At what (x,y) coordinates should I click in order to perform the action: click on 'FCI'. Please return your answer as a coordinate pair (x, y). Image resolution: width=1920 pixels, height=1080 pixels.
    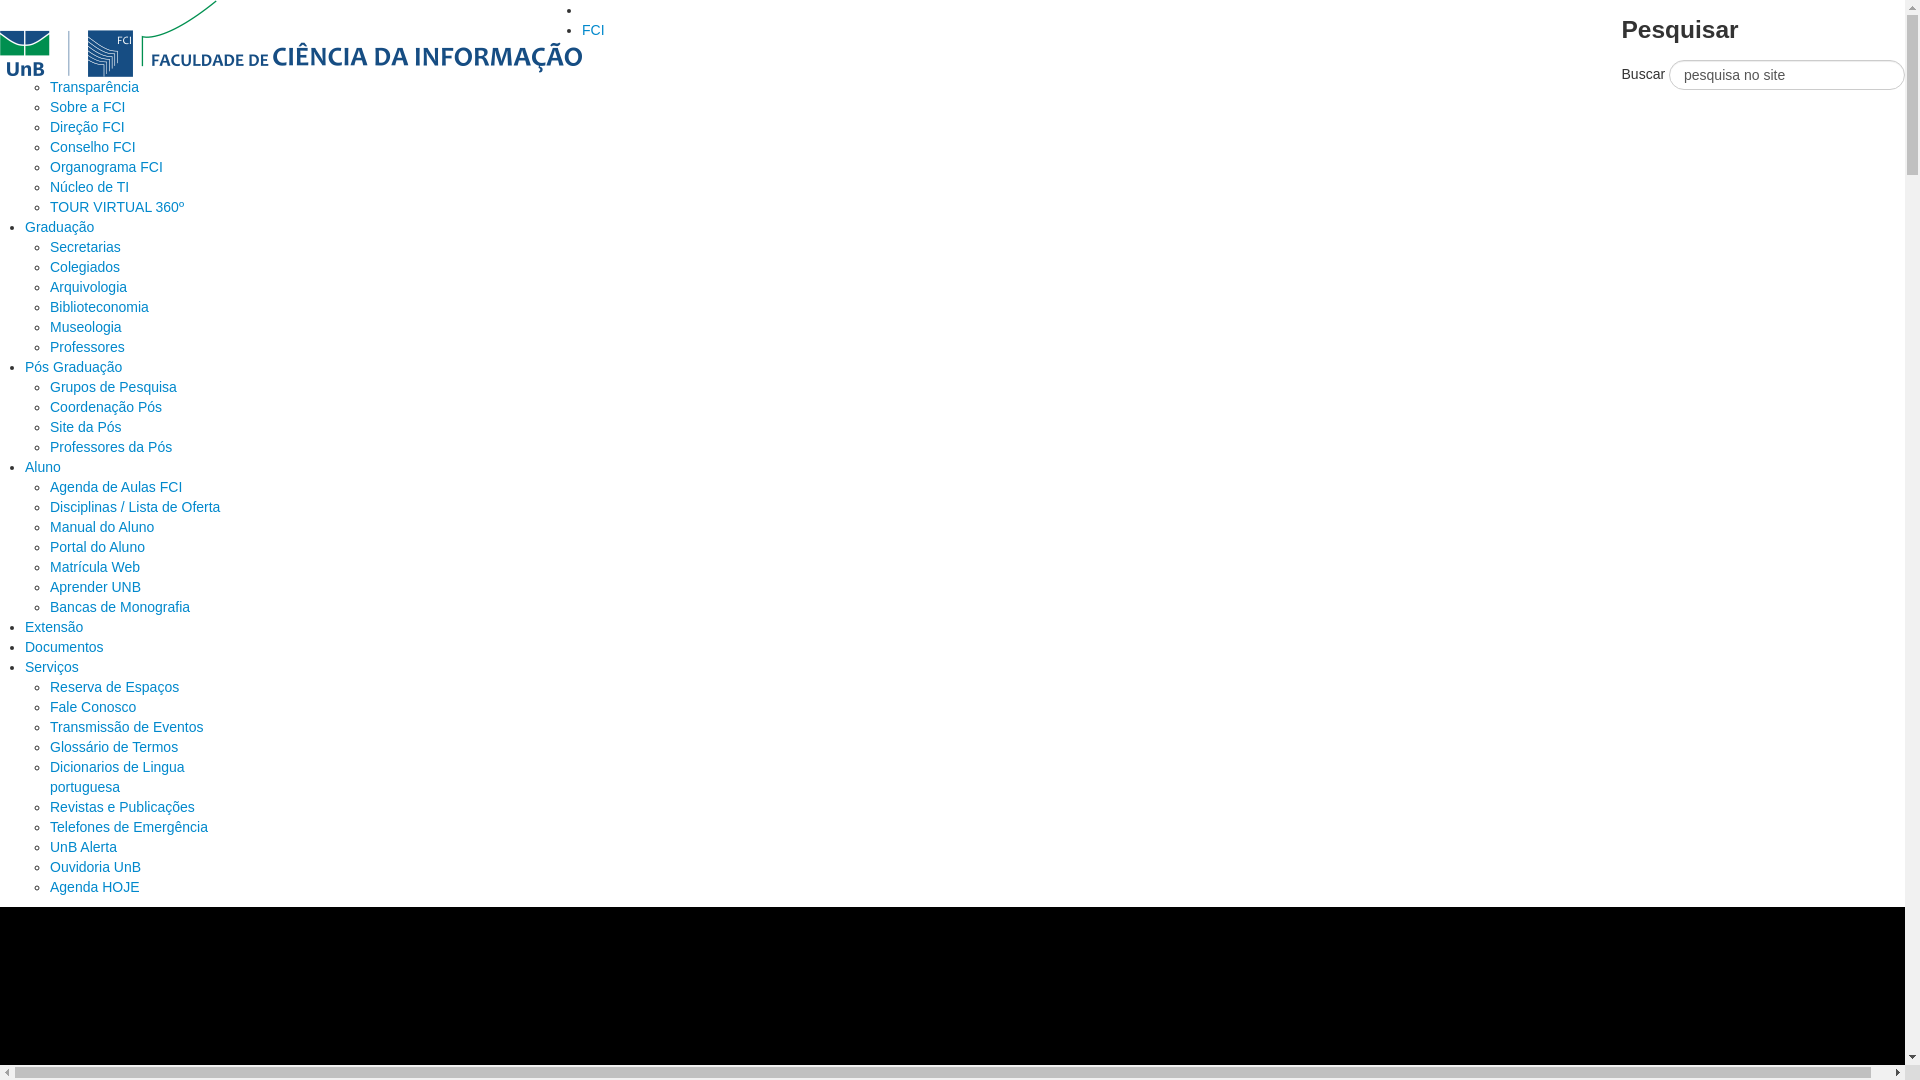
    Looking at the image, I should click on (592, 30).